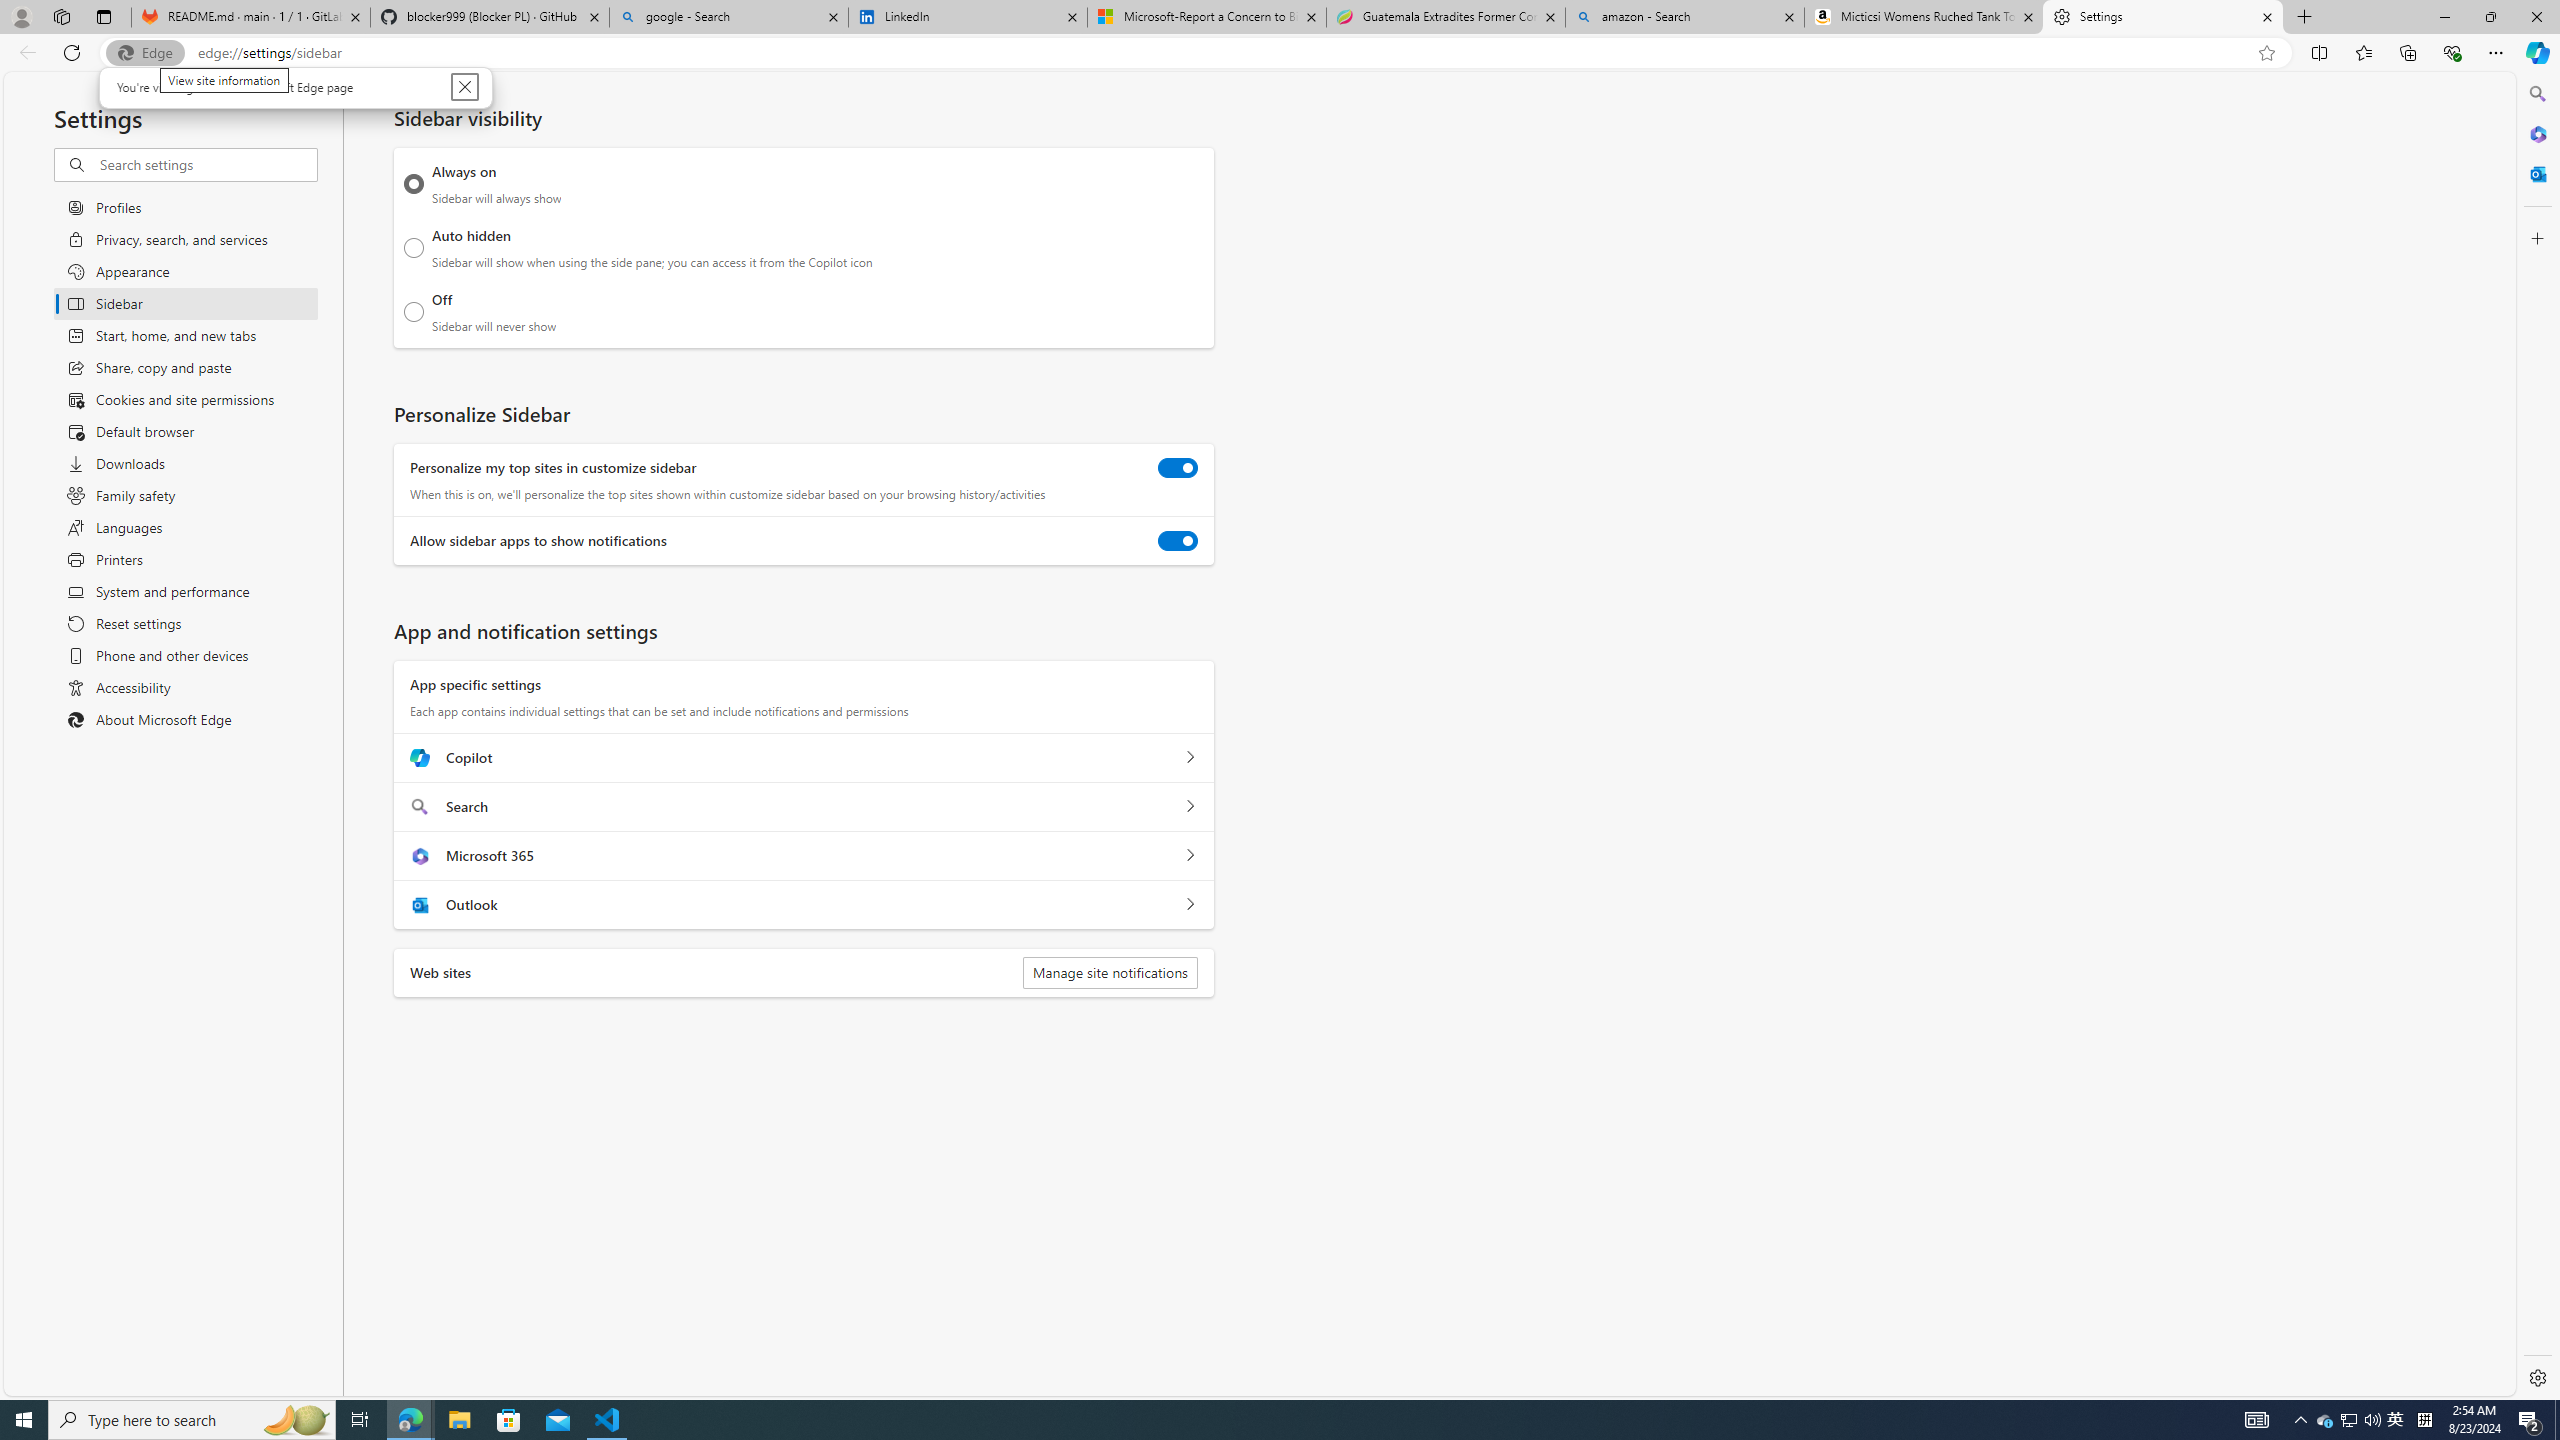  I want to click on 'Microsoft Store', so click(509, 1418).